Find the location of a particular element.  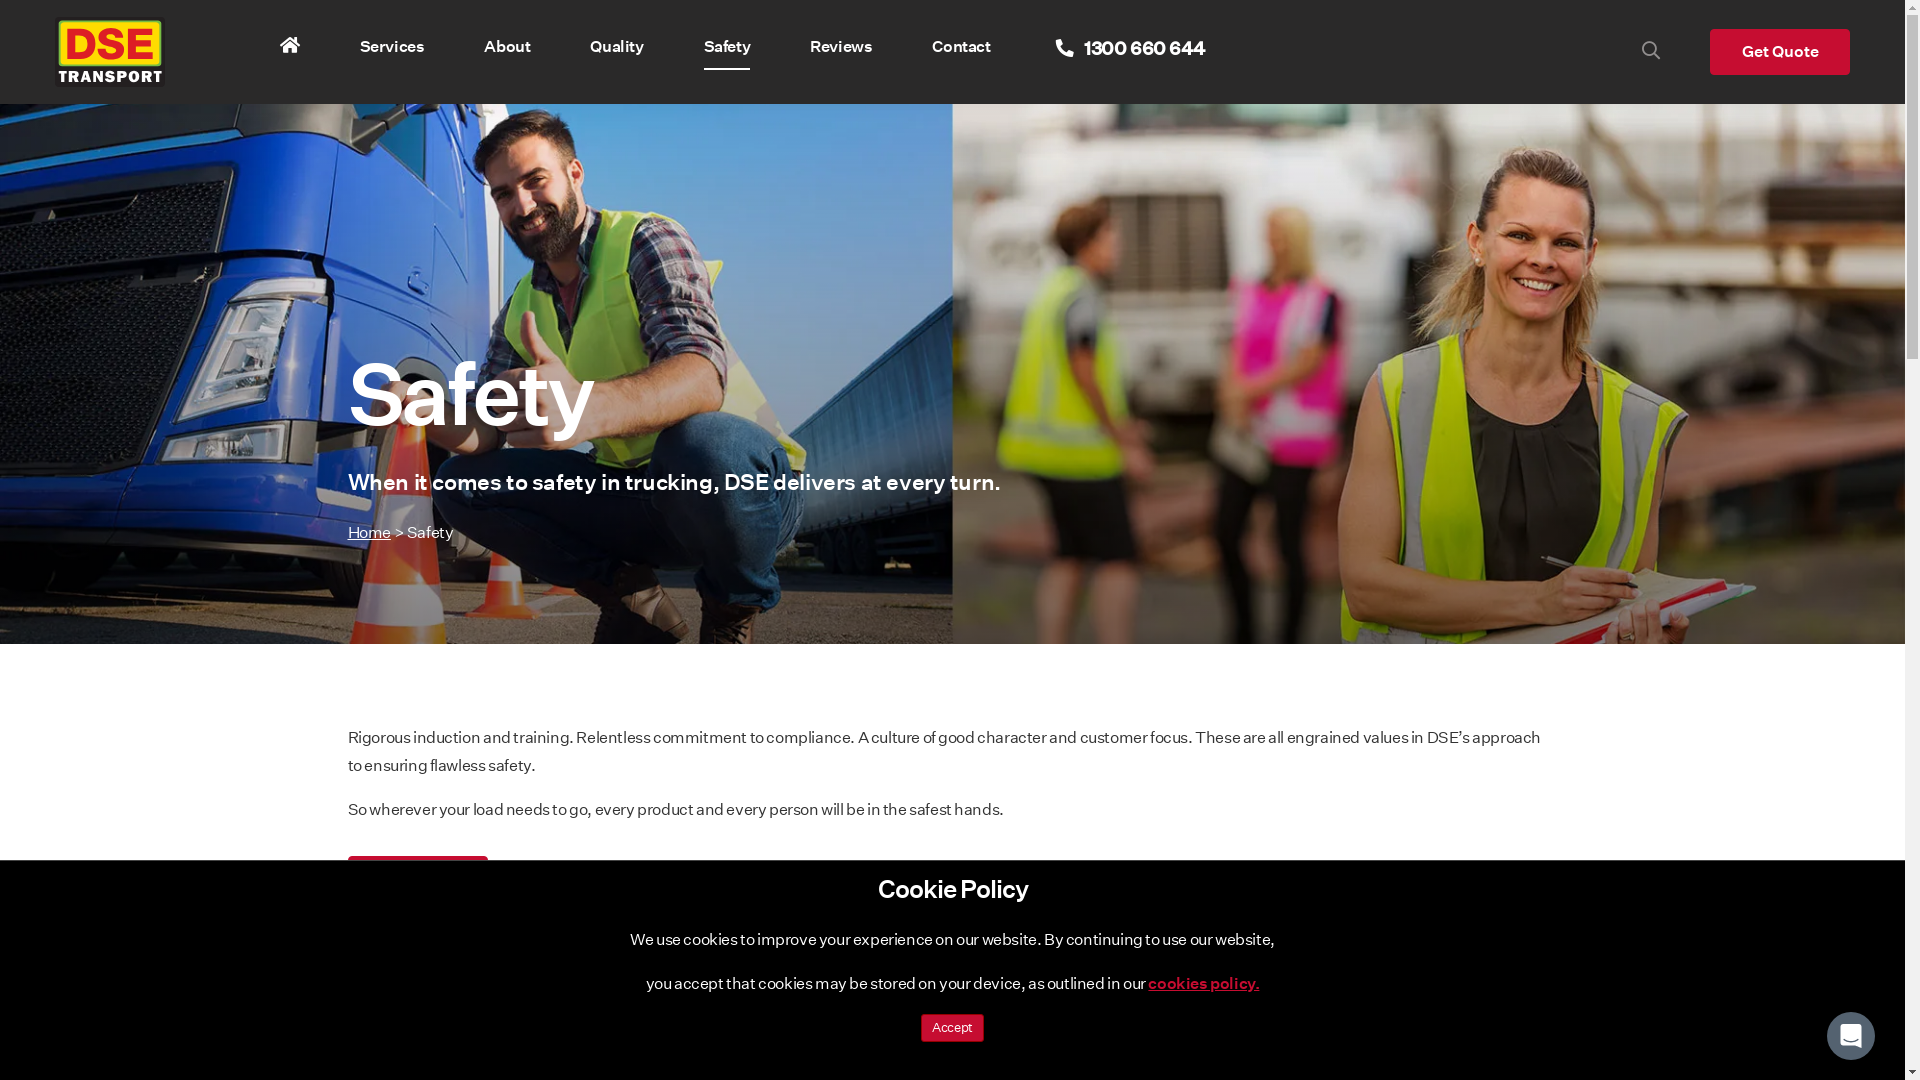

'cookies policy.' is located at coordinates (1202, 982).